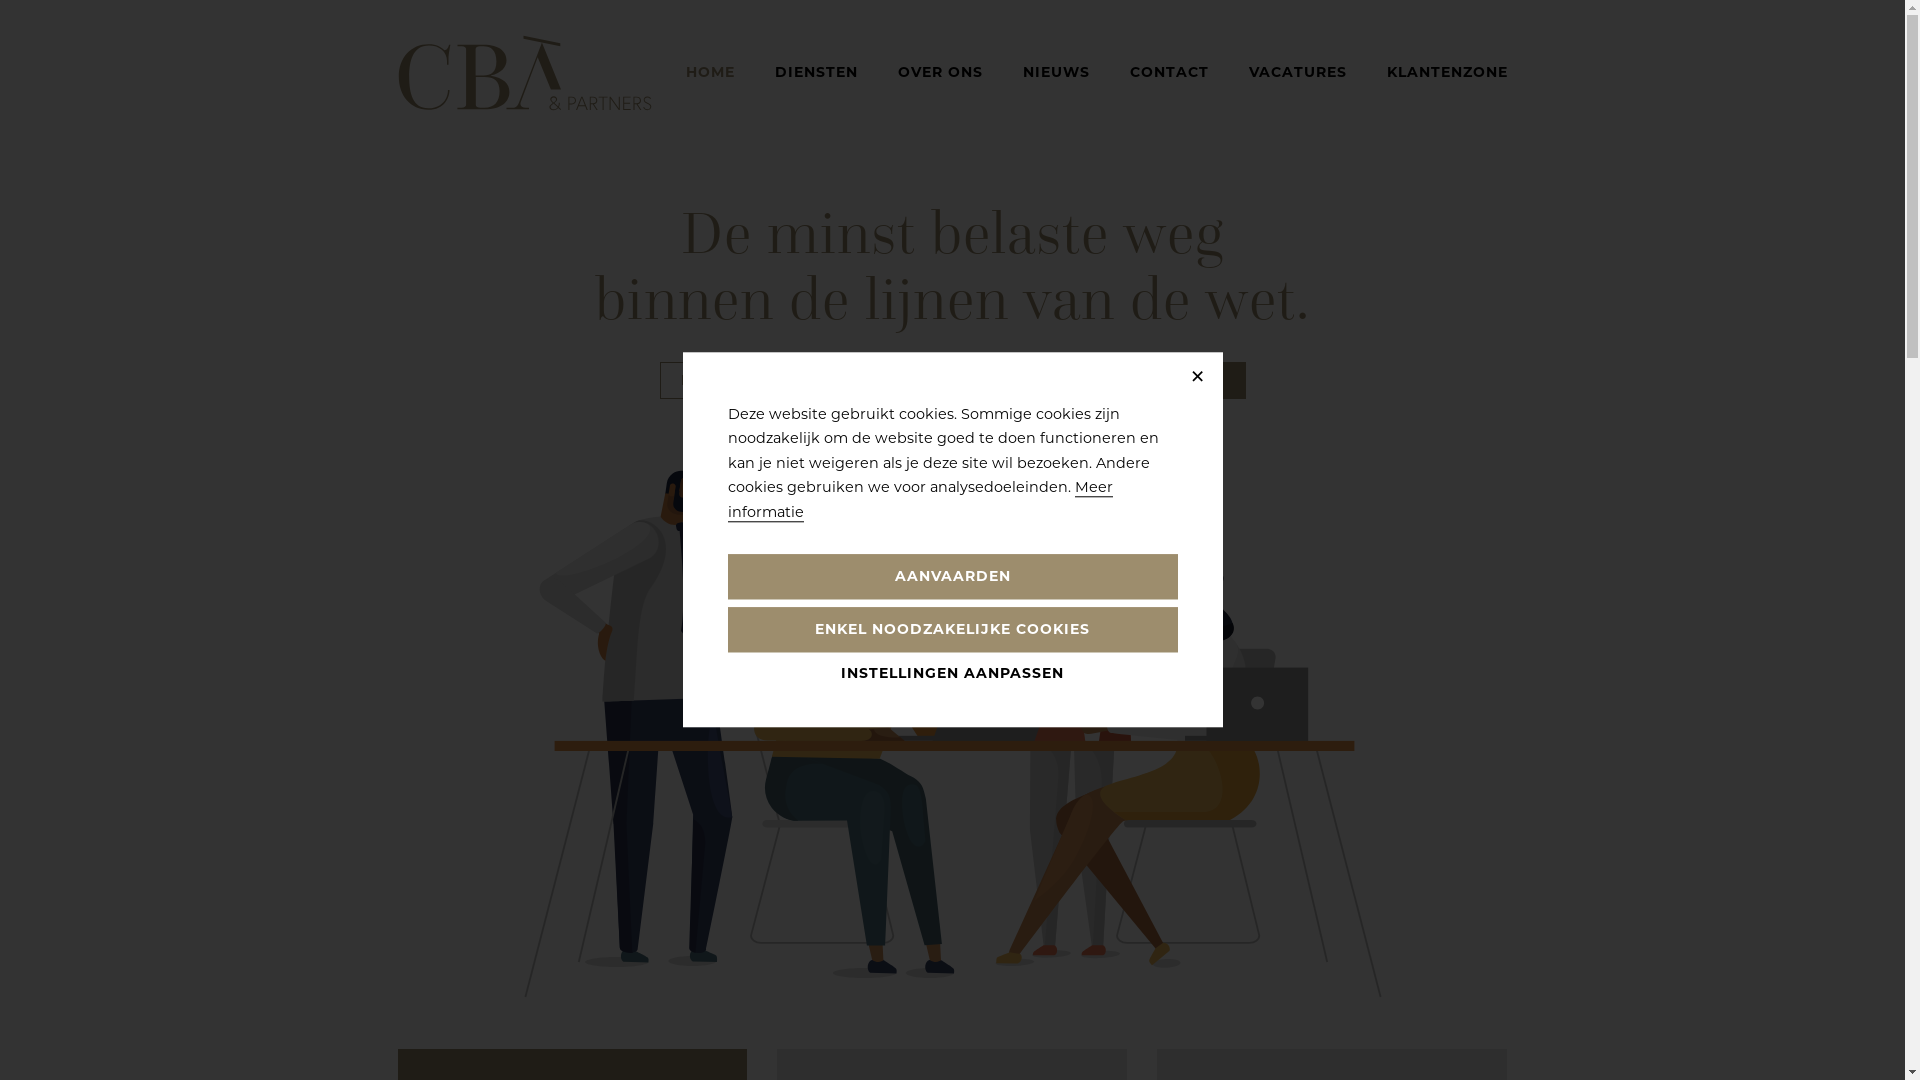 Image resolution: width=1920 pixels, height=1080 pixels. I want to click on 'WIE ZIJN WE', so click(968, 380).